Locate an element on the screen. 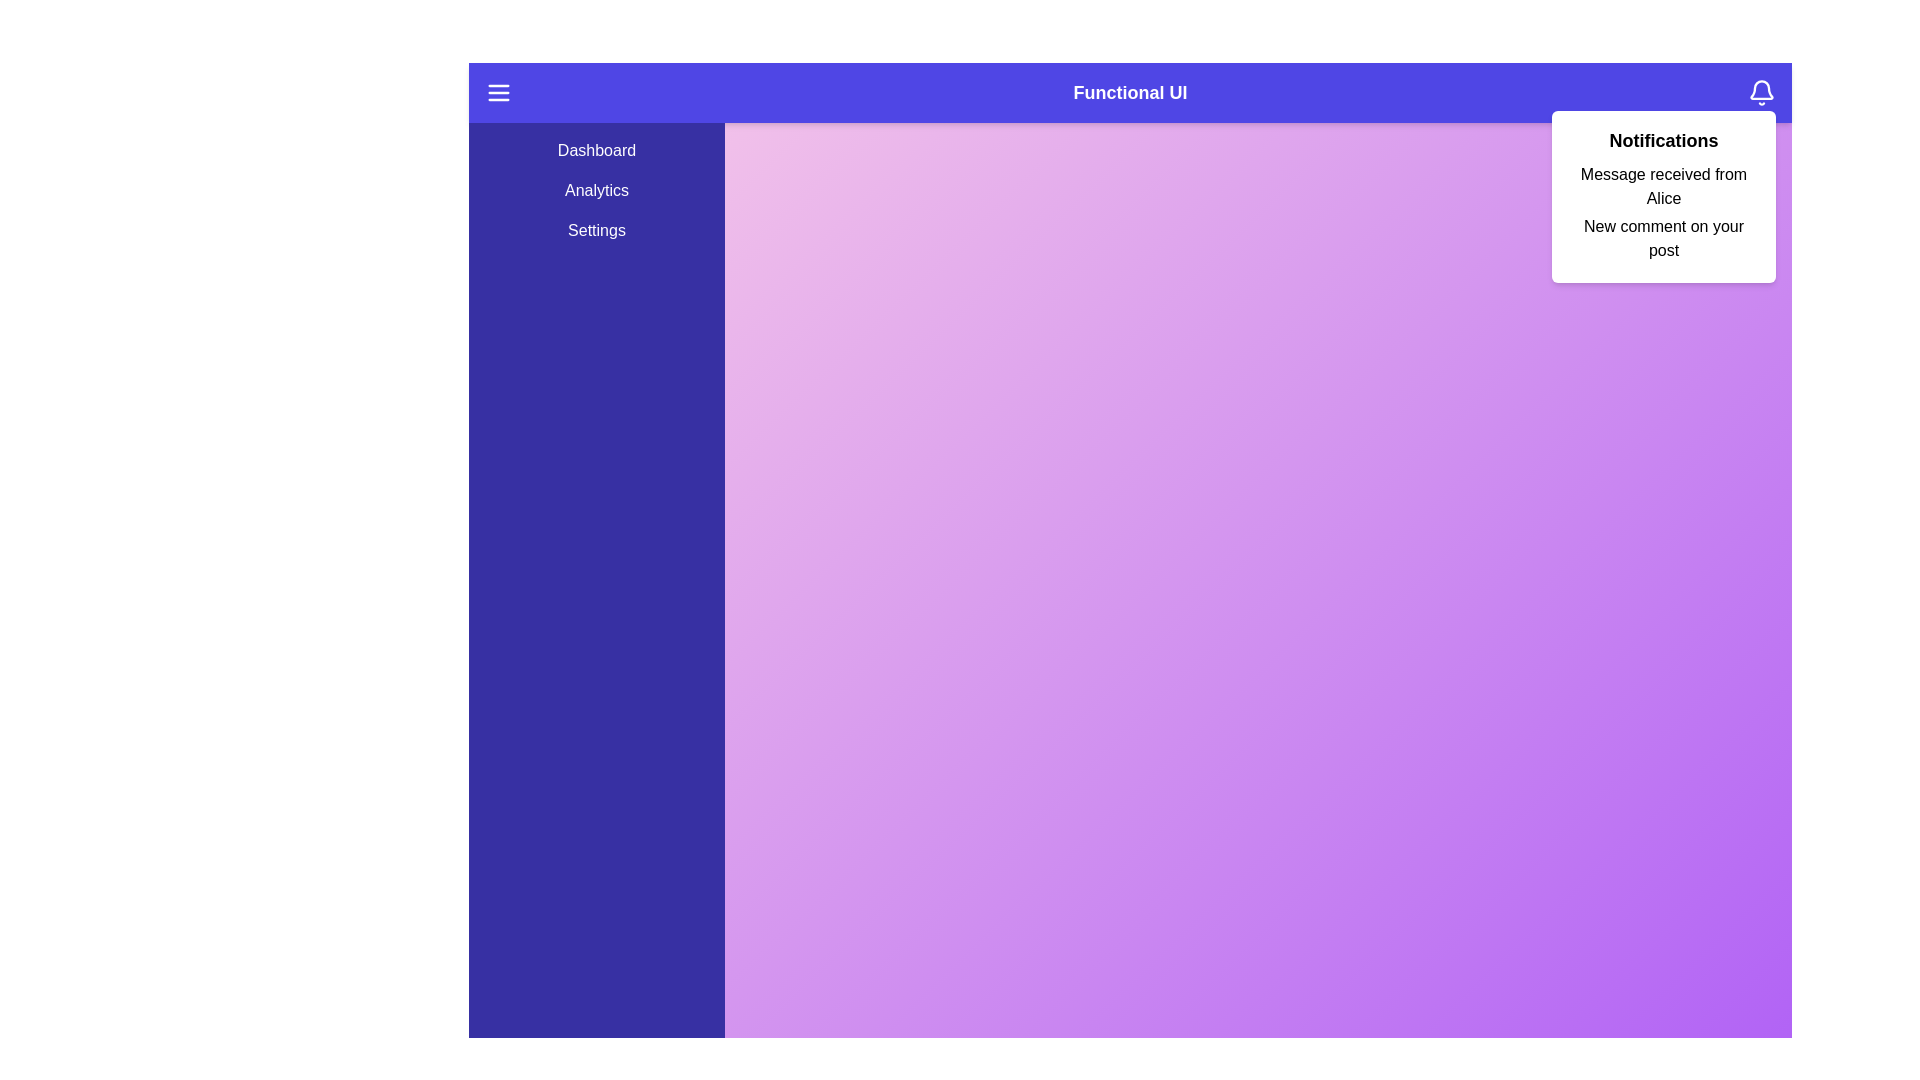 The image size is (1920, 1080). the menu item Settings from the side menu is located at coordinates (595, 230).